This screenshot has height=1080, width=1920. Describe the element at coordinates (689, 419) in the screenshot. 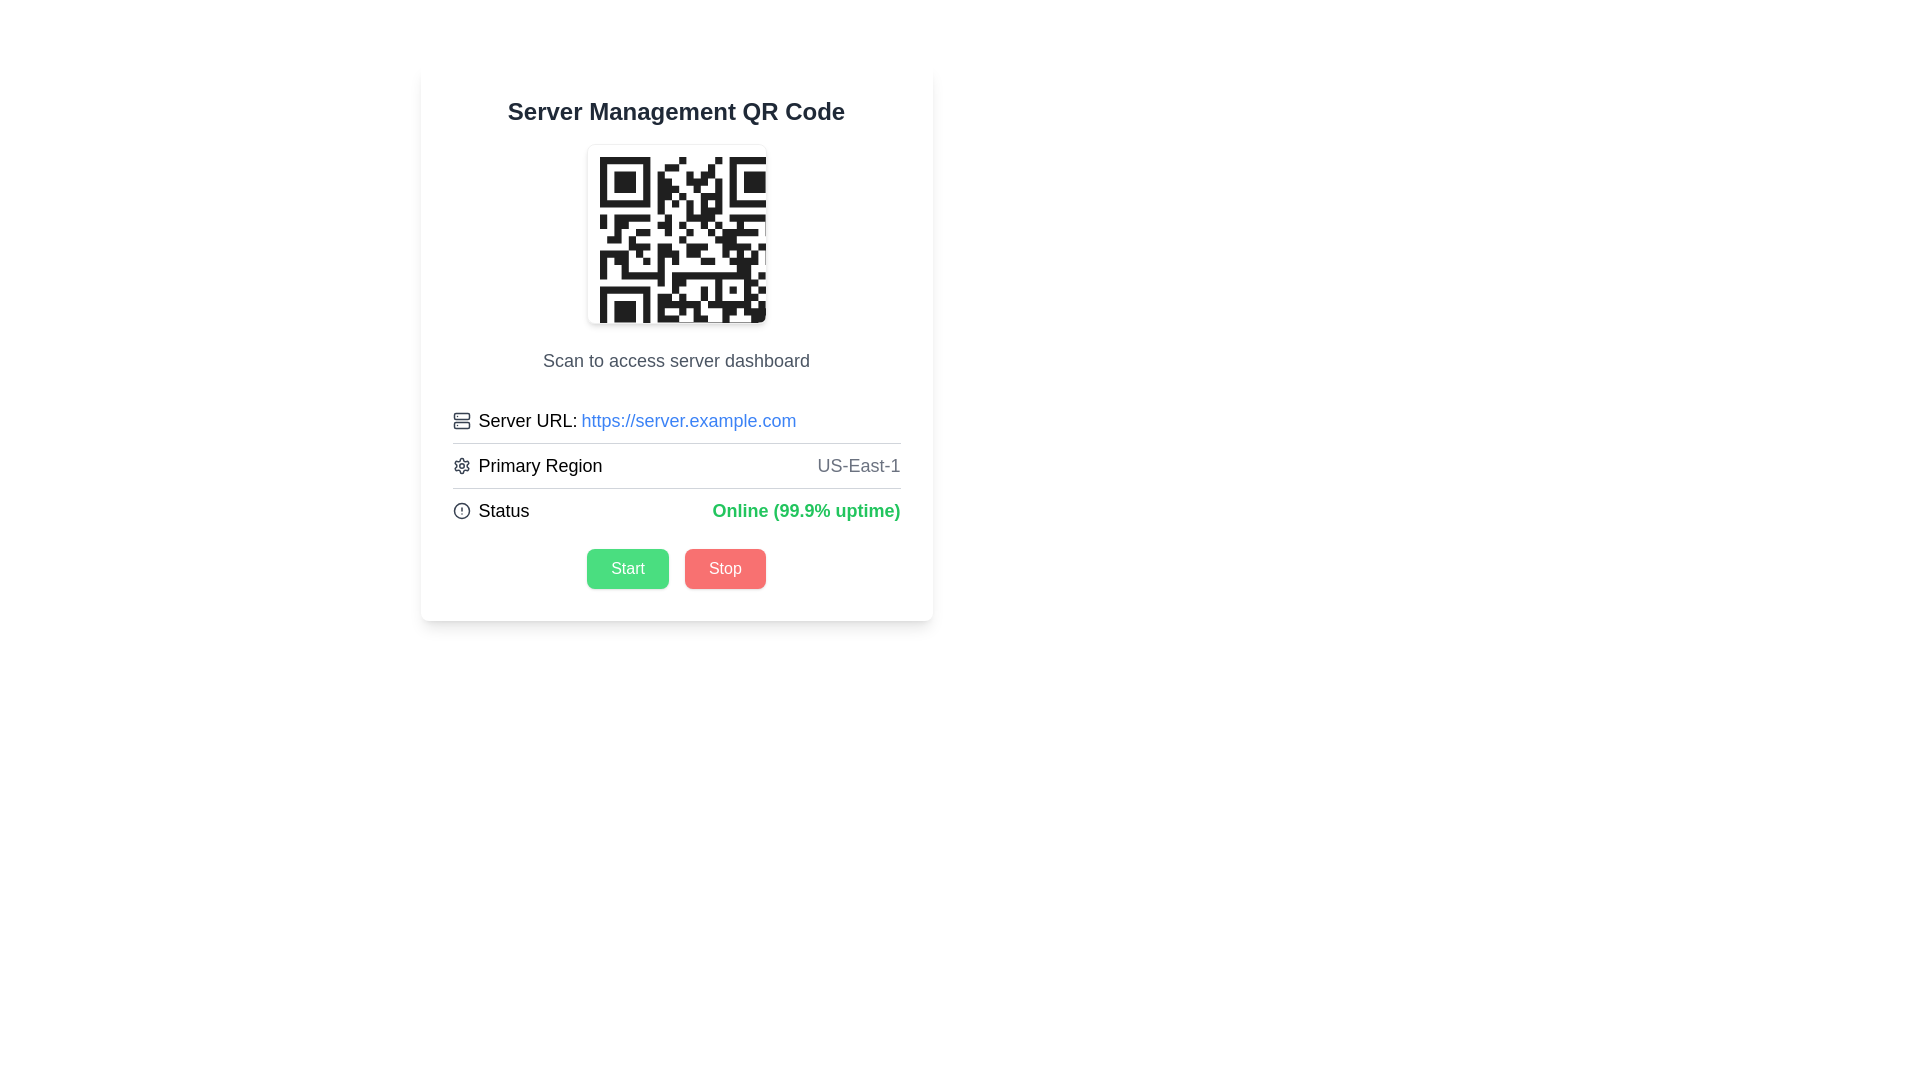

I see `the hyperlink displaying 'https://server.example.com'` at that location.